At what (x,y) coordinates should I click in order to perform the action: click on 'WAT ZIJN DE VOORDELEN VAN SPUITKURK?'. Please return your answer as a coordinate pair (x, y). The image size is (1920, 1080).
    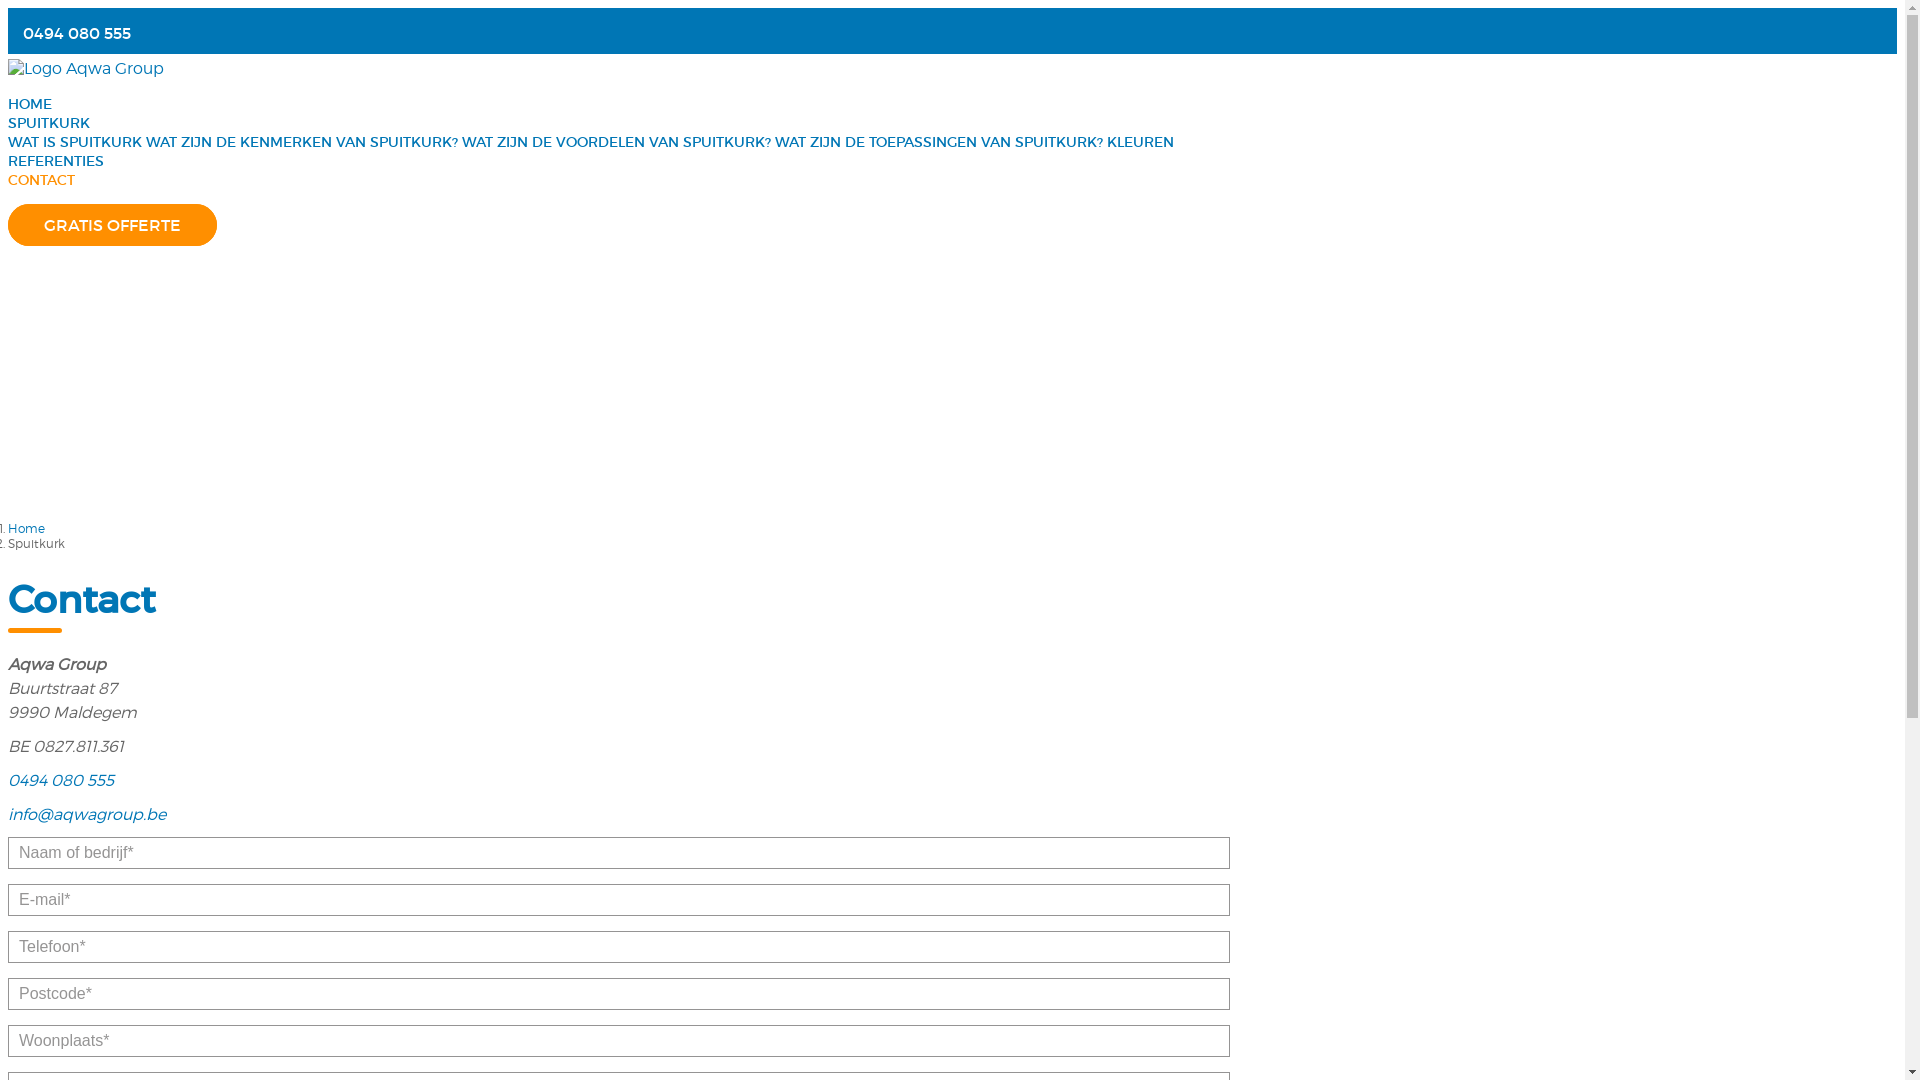
    Looking at the image, I should click on (615, 141).